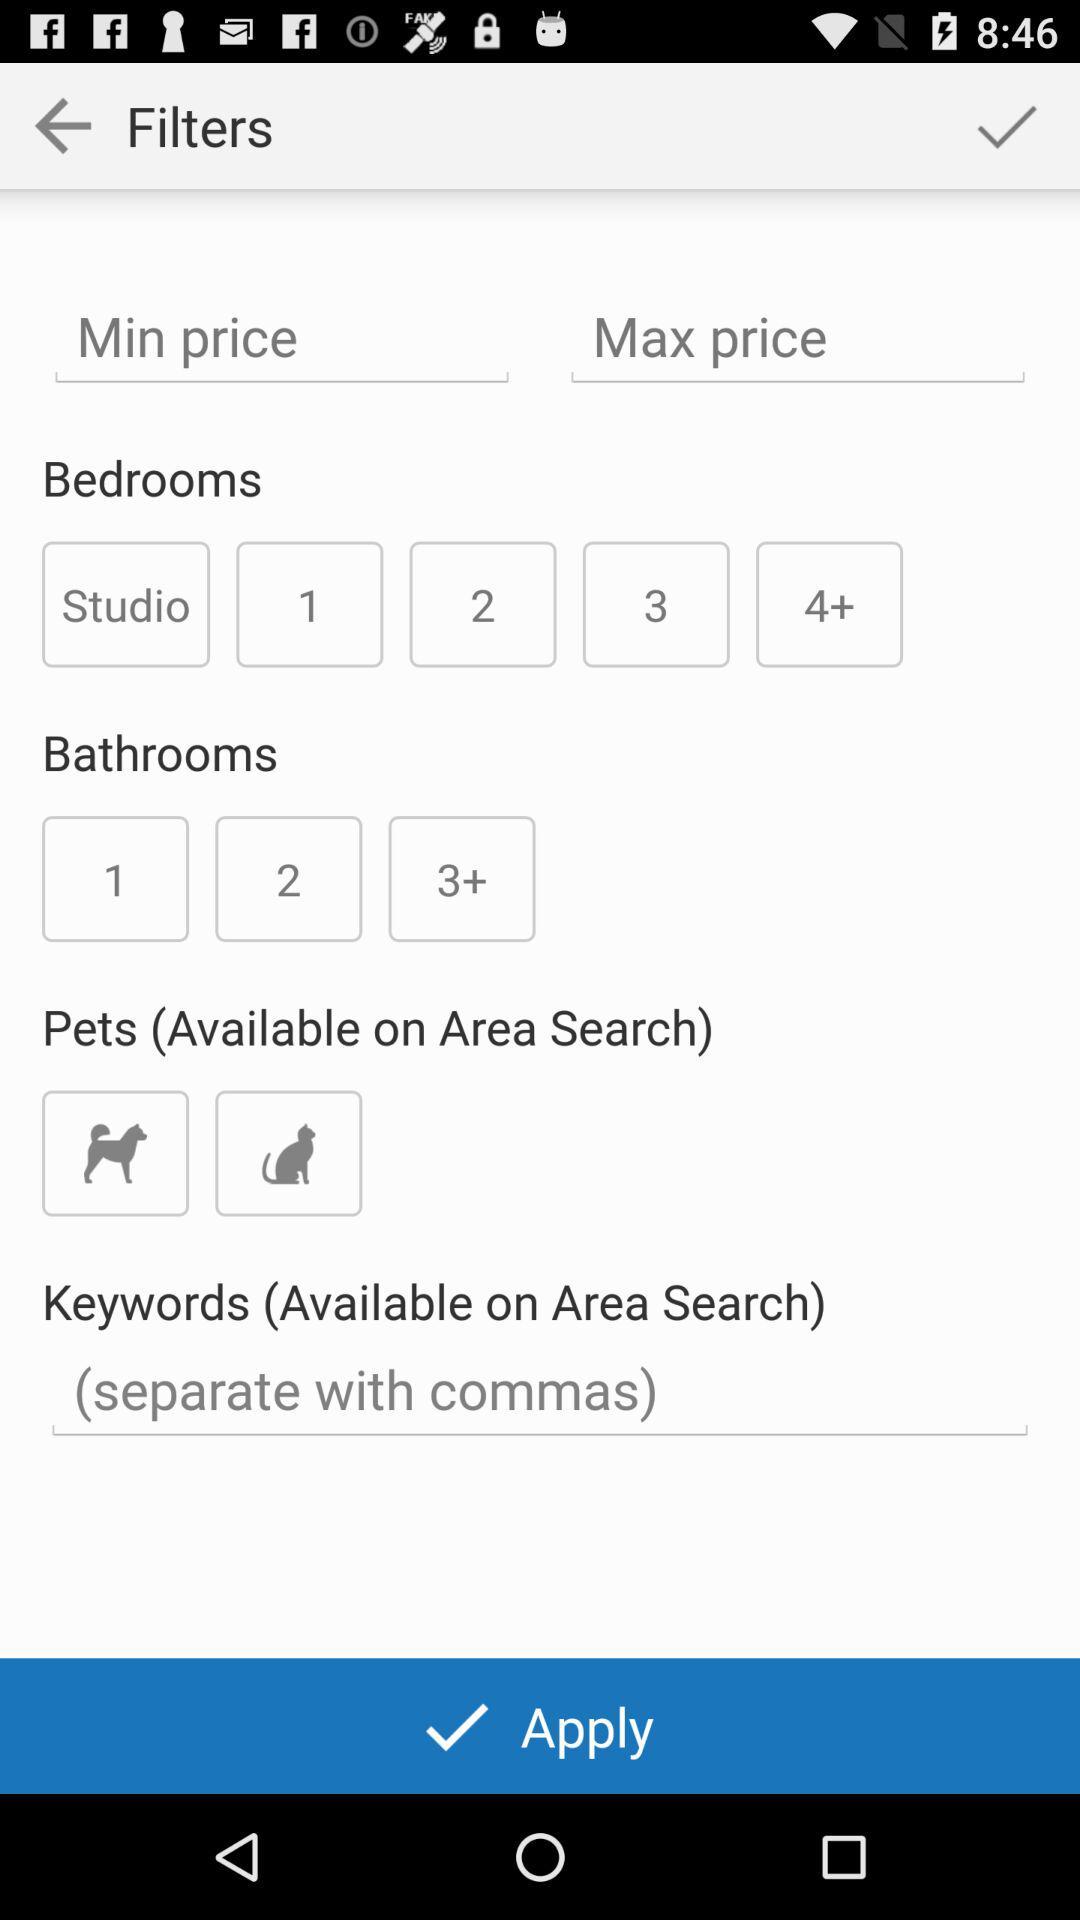 The height and width of the screenshot is (1920, 1080). What do you see at coordinates (309, 603) in the screenshot?
I see `number 1 which is next to studio` at bounding box center [309, 603].